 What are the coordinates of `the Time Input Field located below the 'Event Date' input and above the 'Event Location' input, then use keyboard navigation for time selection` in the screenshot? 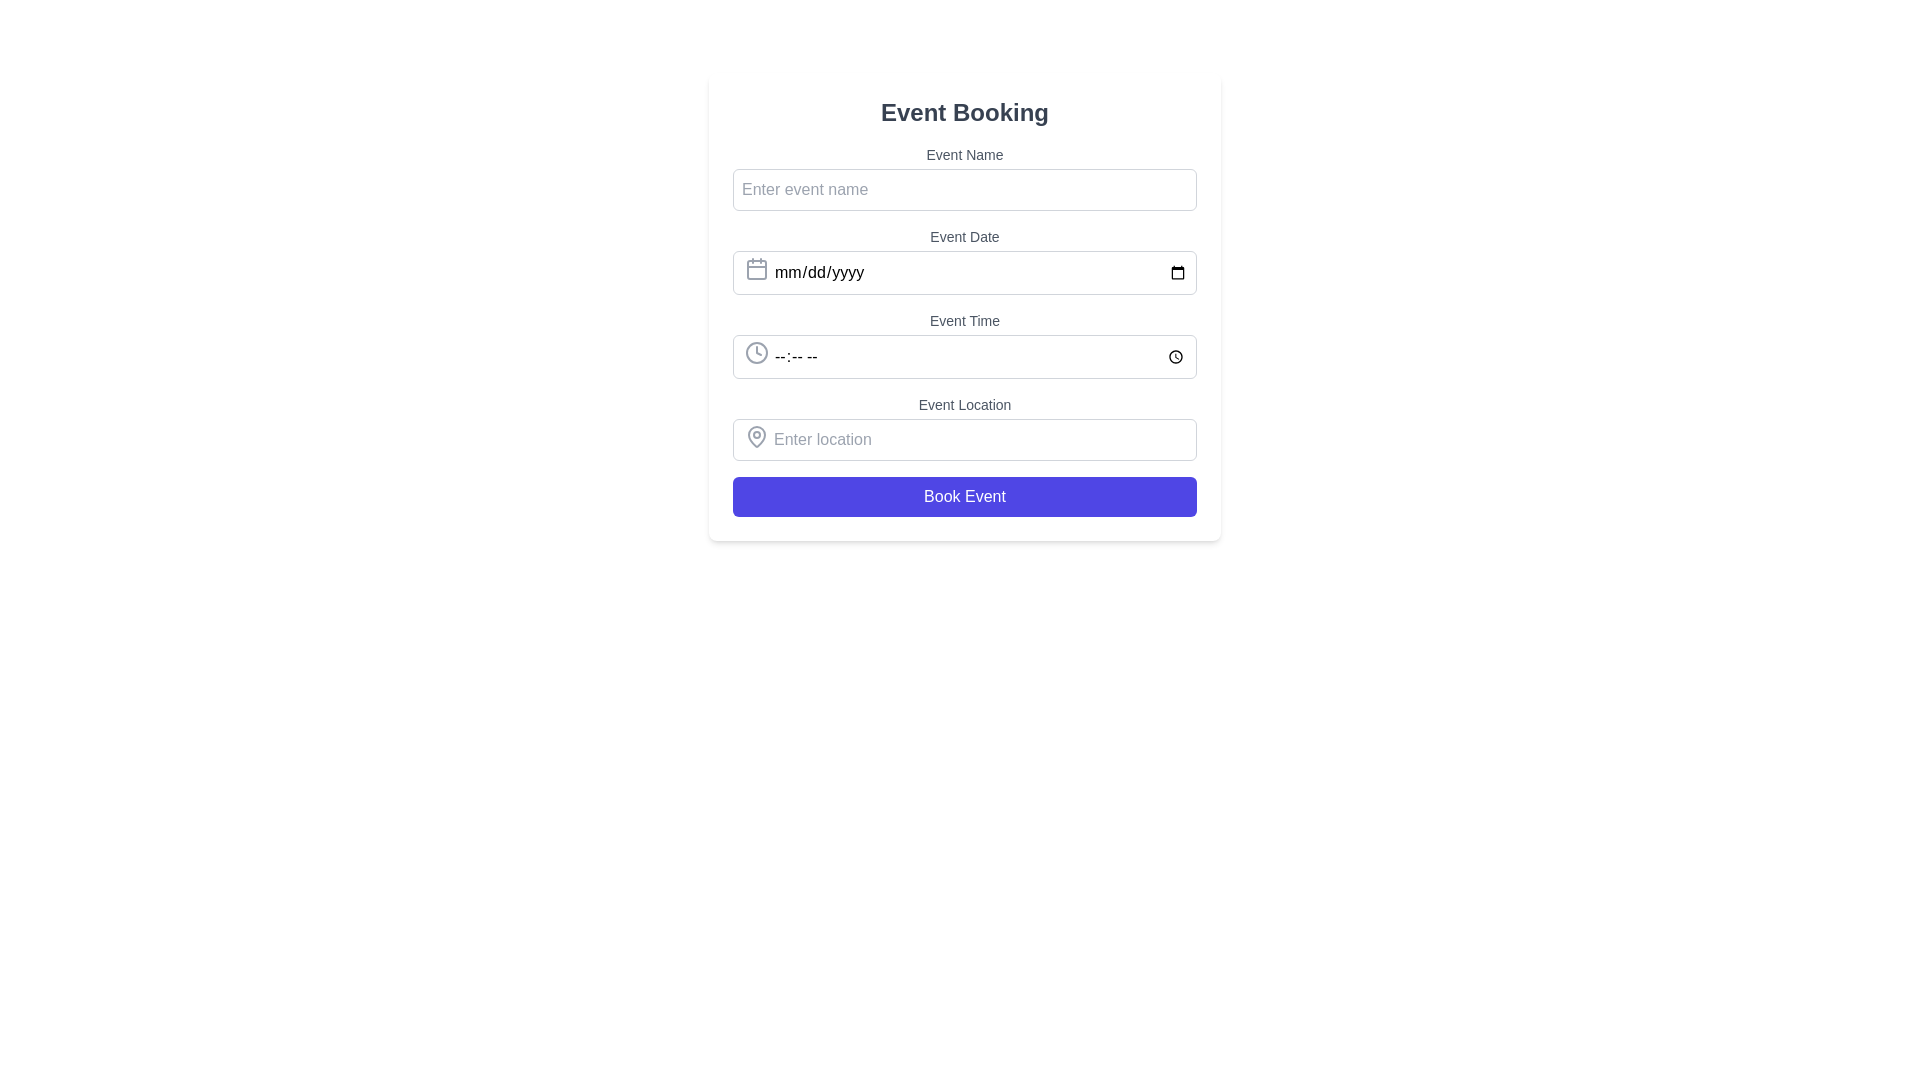 It's located at (964, 356).